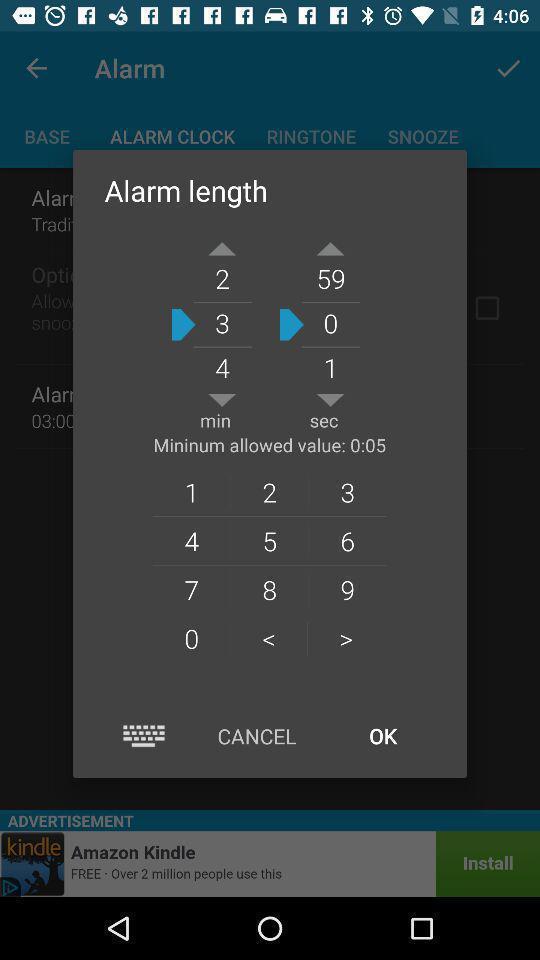 This screenshot has height=960, width=540. I want to click on use keyboard, so click(143, 735).